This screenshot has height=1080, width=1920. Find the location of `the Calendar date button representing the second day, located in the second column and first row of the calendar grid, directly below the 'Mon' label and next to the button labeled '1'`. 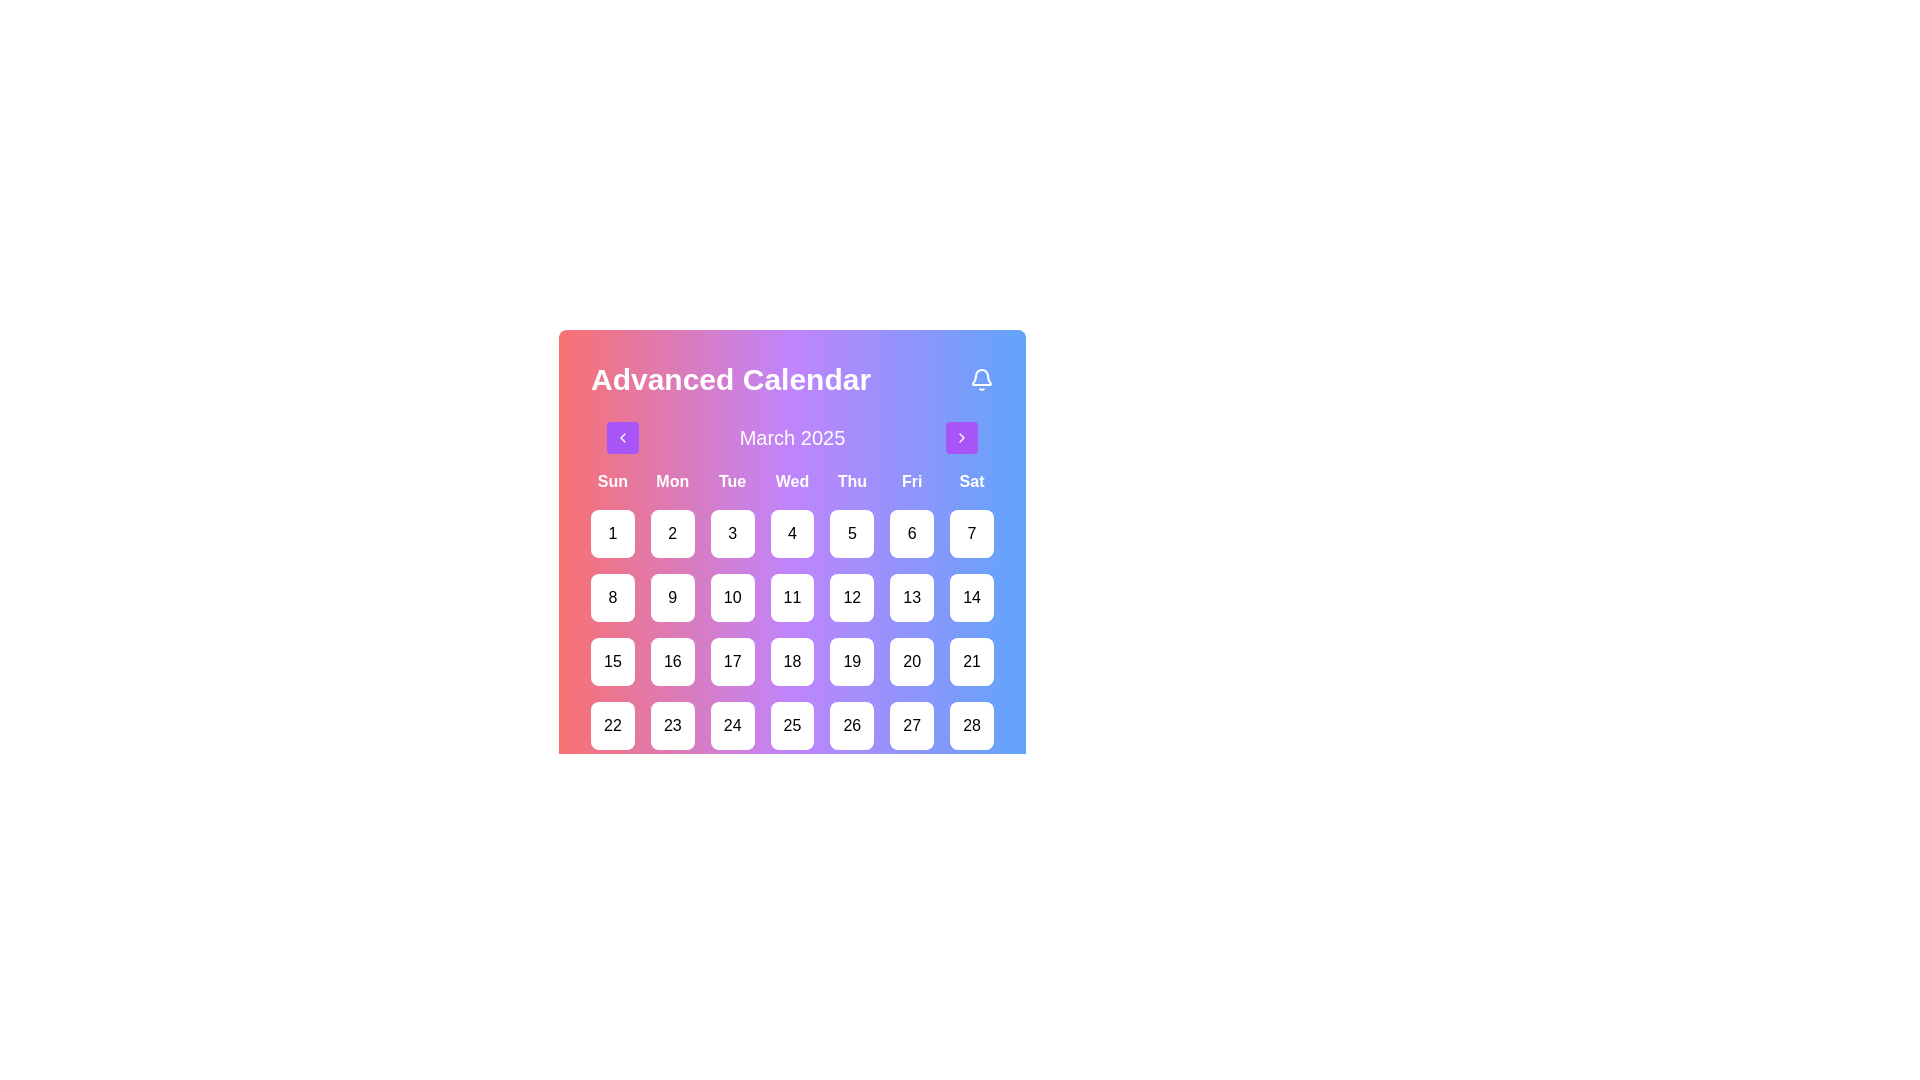

the Calendar date button representing the second day, located in the second column and first row of the calendar grid, directly below the 'Mon' label and next to the button labeled '1' is located at coordinates (672, 532).